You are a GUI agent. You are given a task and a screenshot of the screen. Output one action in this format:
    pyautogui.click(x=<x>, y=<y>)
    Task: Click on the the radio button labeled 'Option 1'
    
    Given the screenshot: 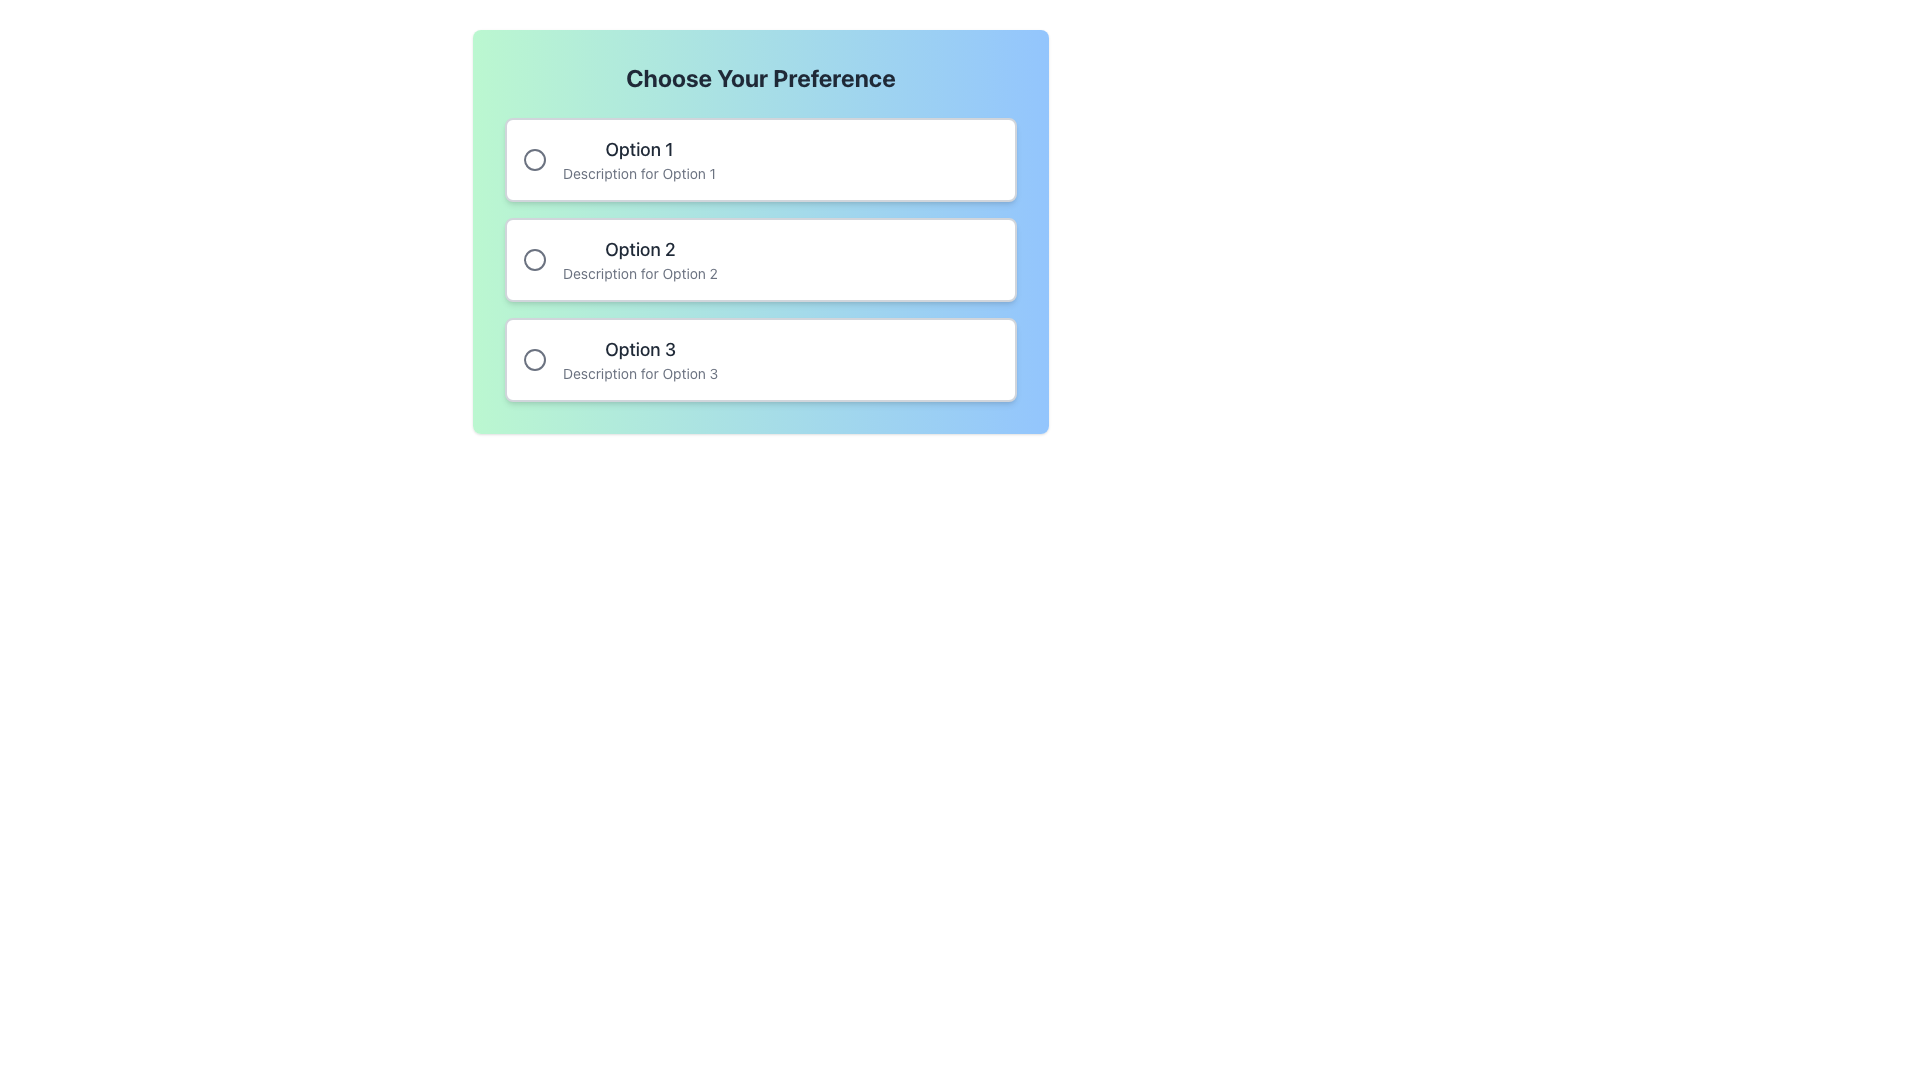 What is the action you would take?
    pyautogui.click(x=618, y=158)
    